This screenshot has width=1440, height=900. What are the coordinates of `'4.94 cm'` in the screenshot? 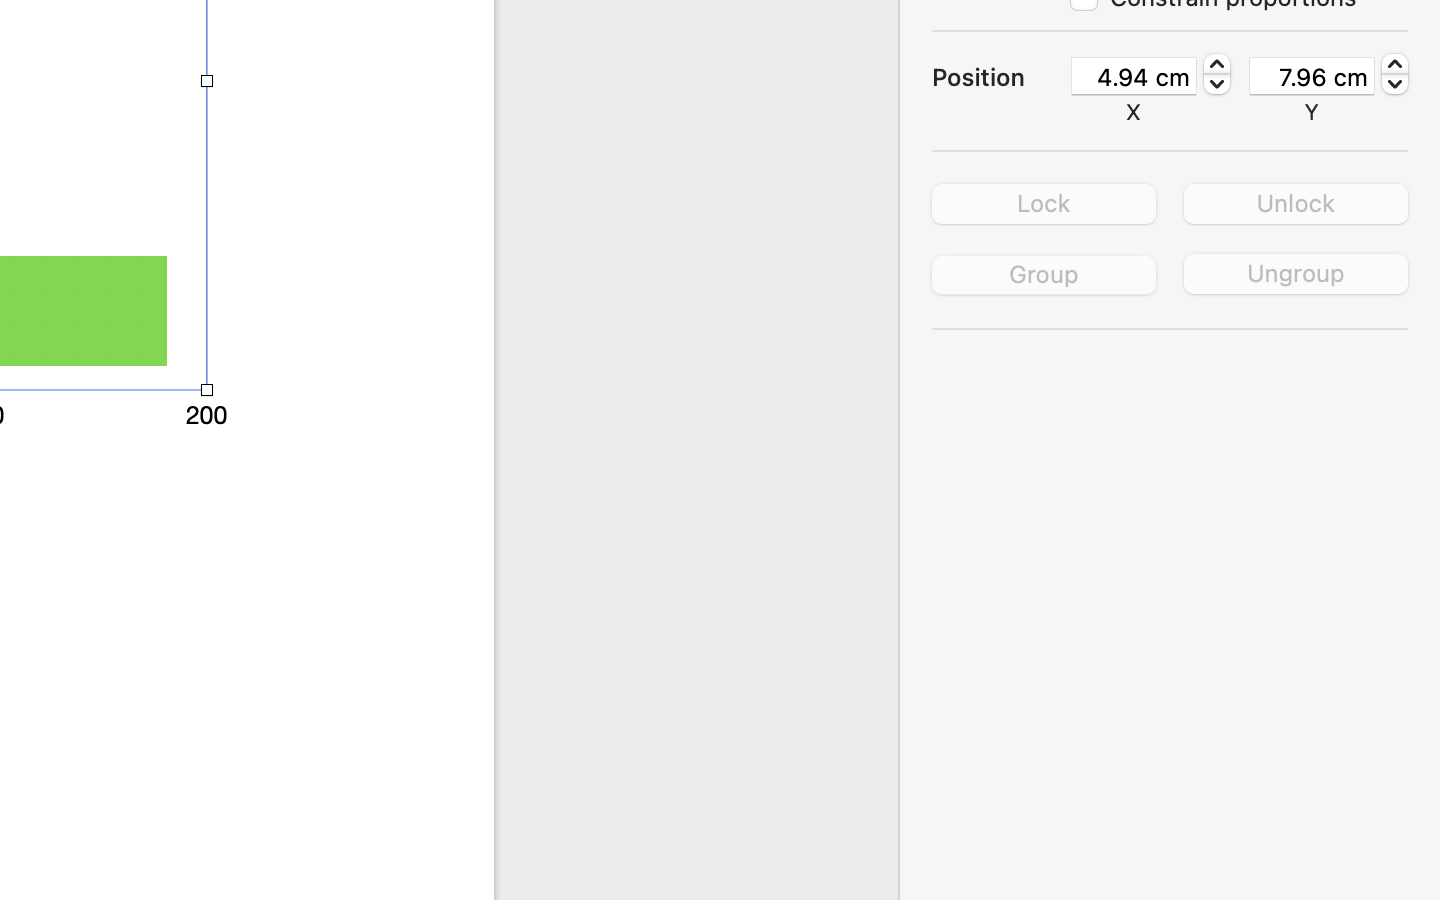 It's located at (1133, 74).